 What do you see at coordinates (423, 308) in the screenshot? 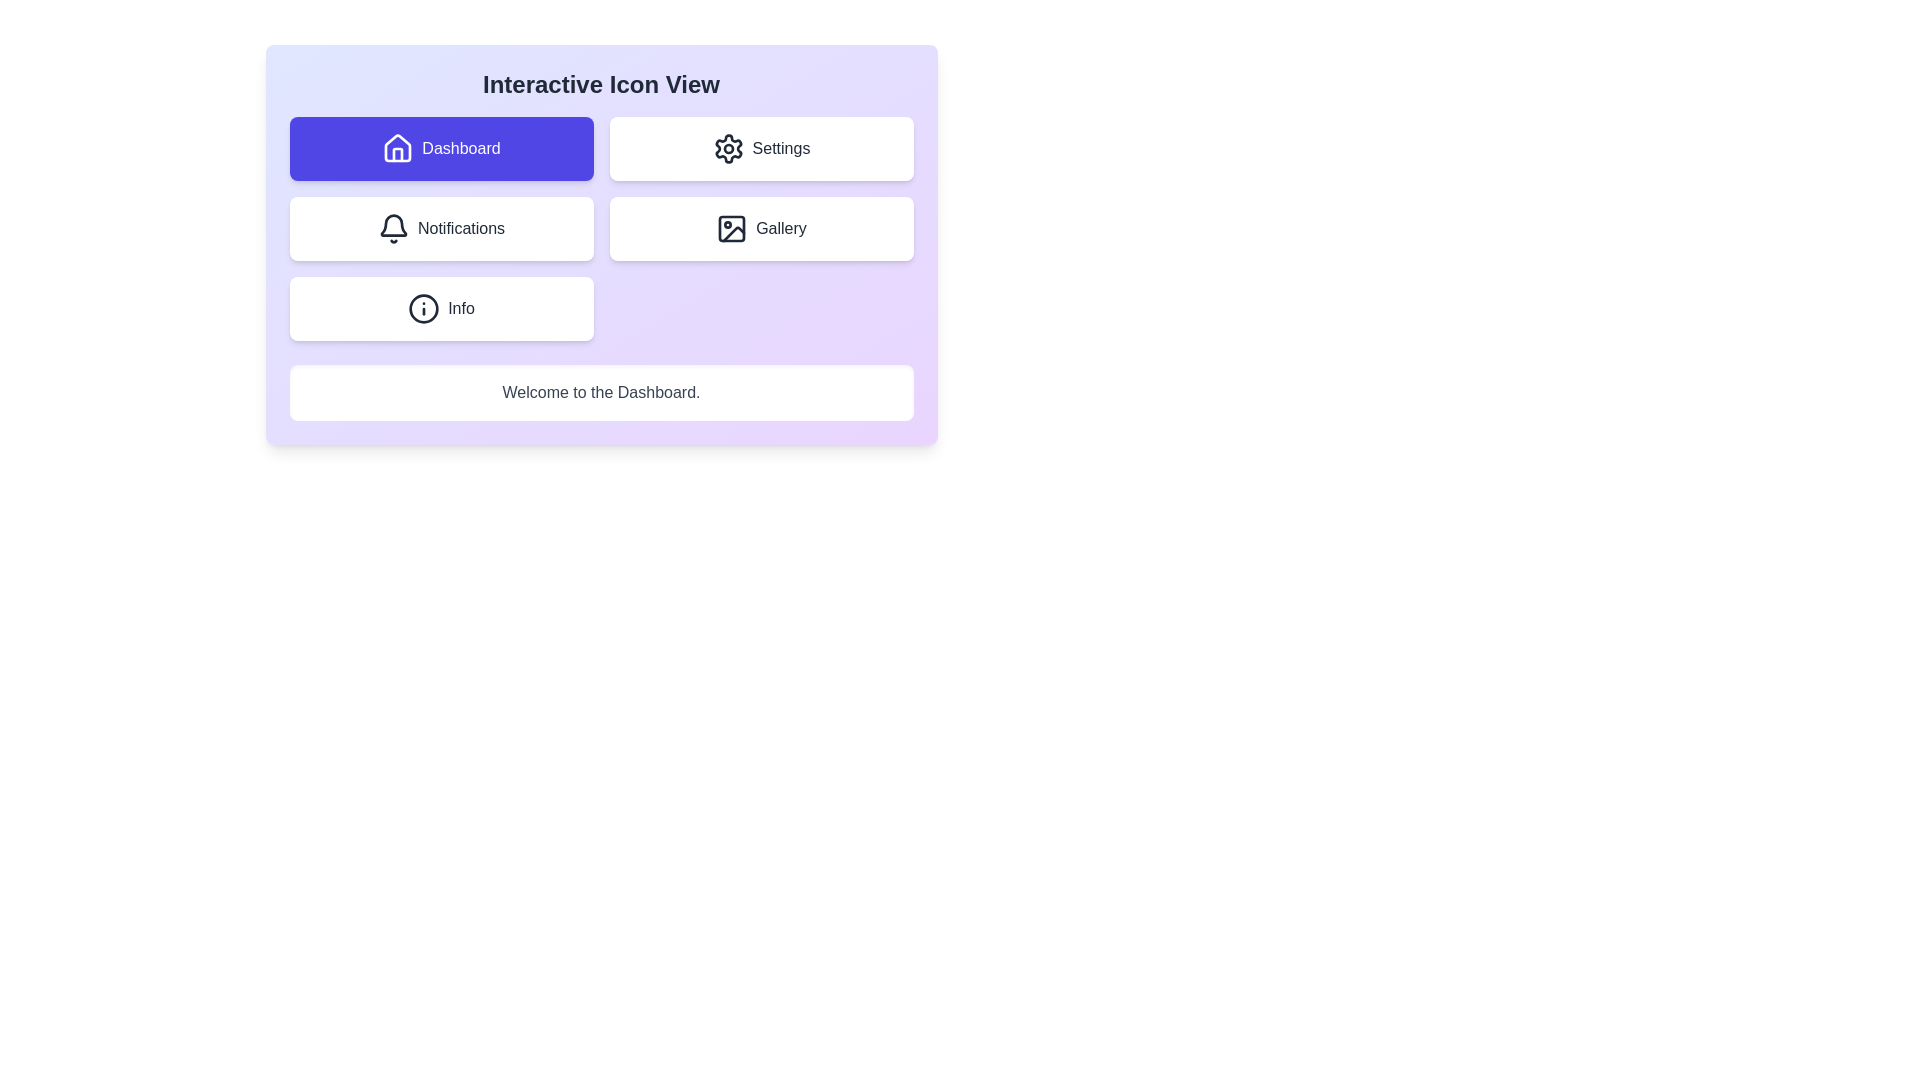
I see `the circular component of the 'Info' icon located in the third button from the top-left in the grid layout` at bounding box center [423, 308].